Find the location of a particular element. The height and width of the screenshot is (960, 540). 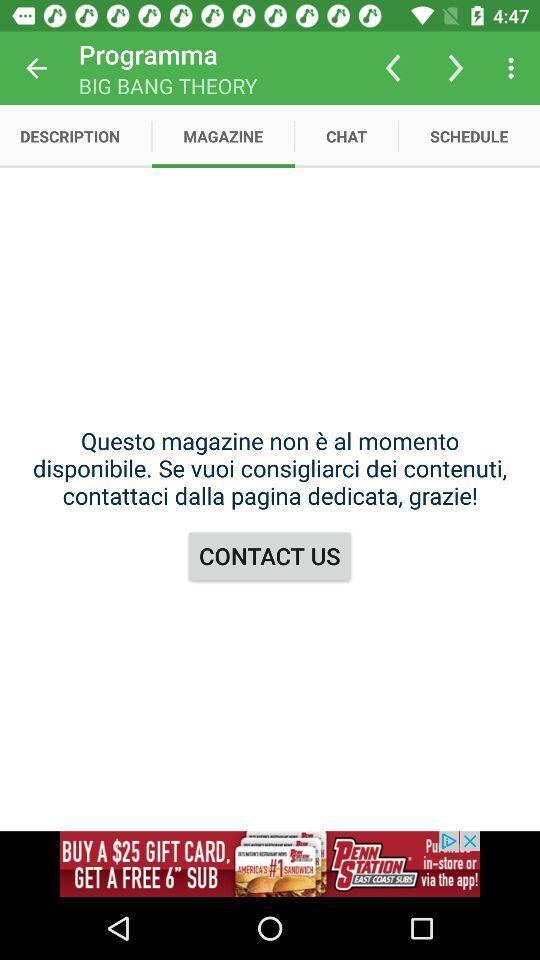

the three lines text in the page is located at coordinates (270, 468).